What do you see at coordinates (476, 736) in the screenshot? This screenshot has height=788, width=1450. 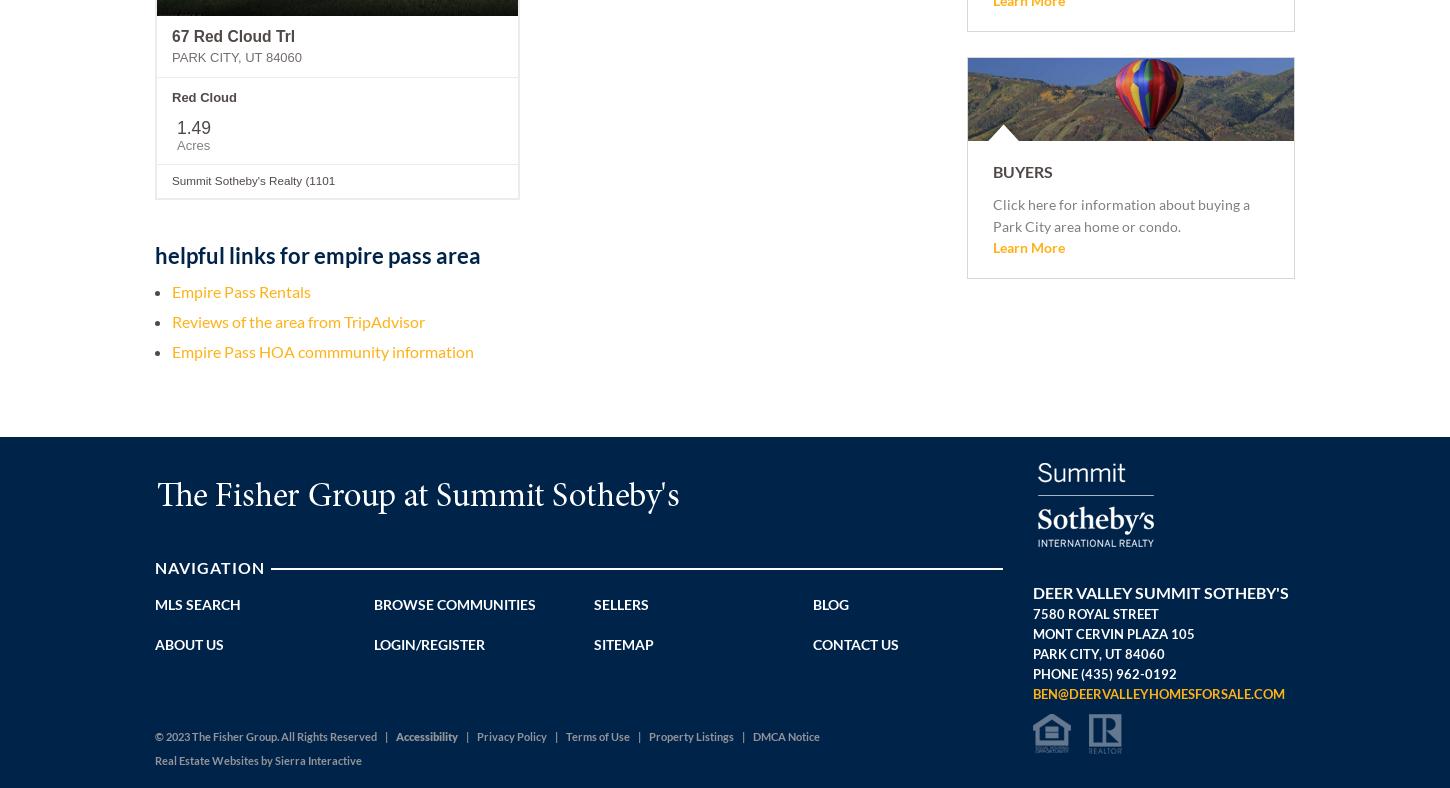 I see `'Privacy Policy'` at bounding box center [476, 736].